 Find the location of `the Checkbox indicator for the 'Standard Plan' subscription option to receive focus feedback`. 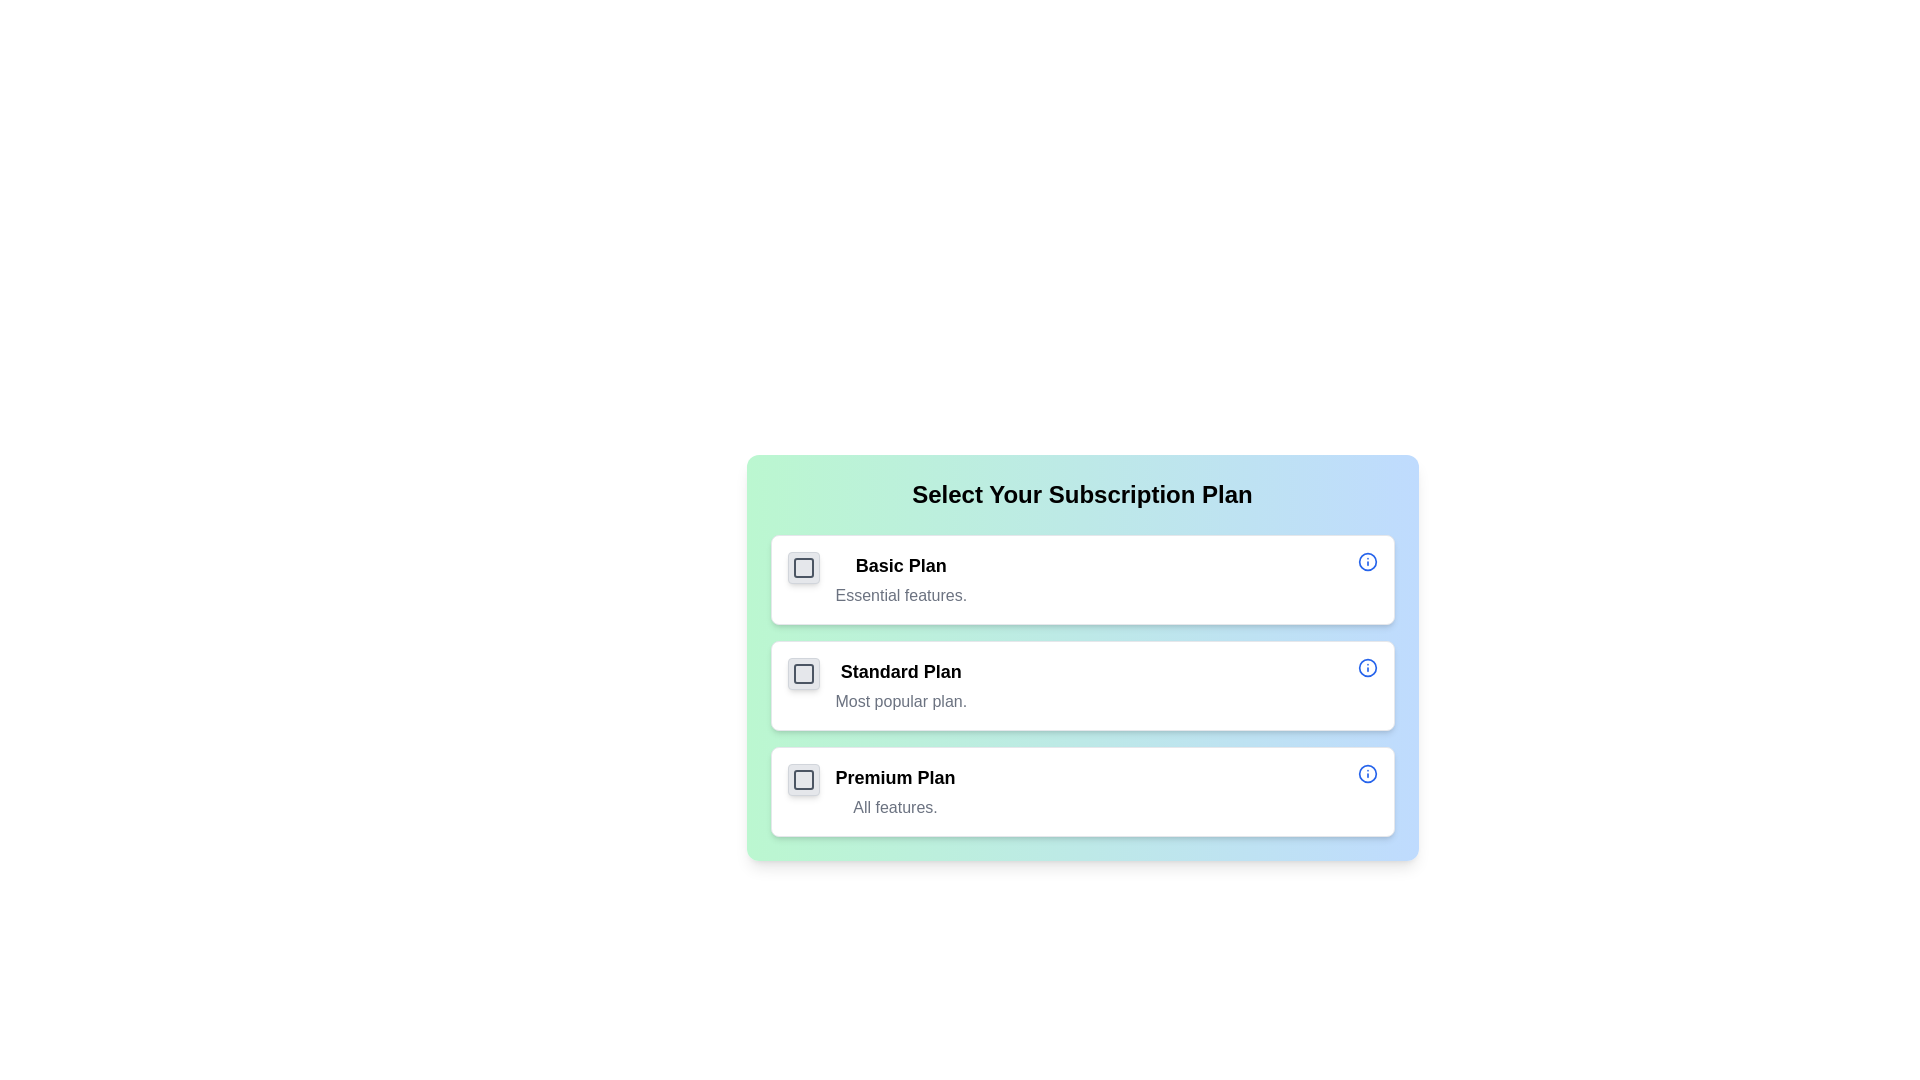

the Checkbox indicator for the 'Standard Plan' subscription option to receive focus feedback is located at coordinates (803, 674).